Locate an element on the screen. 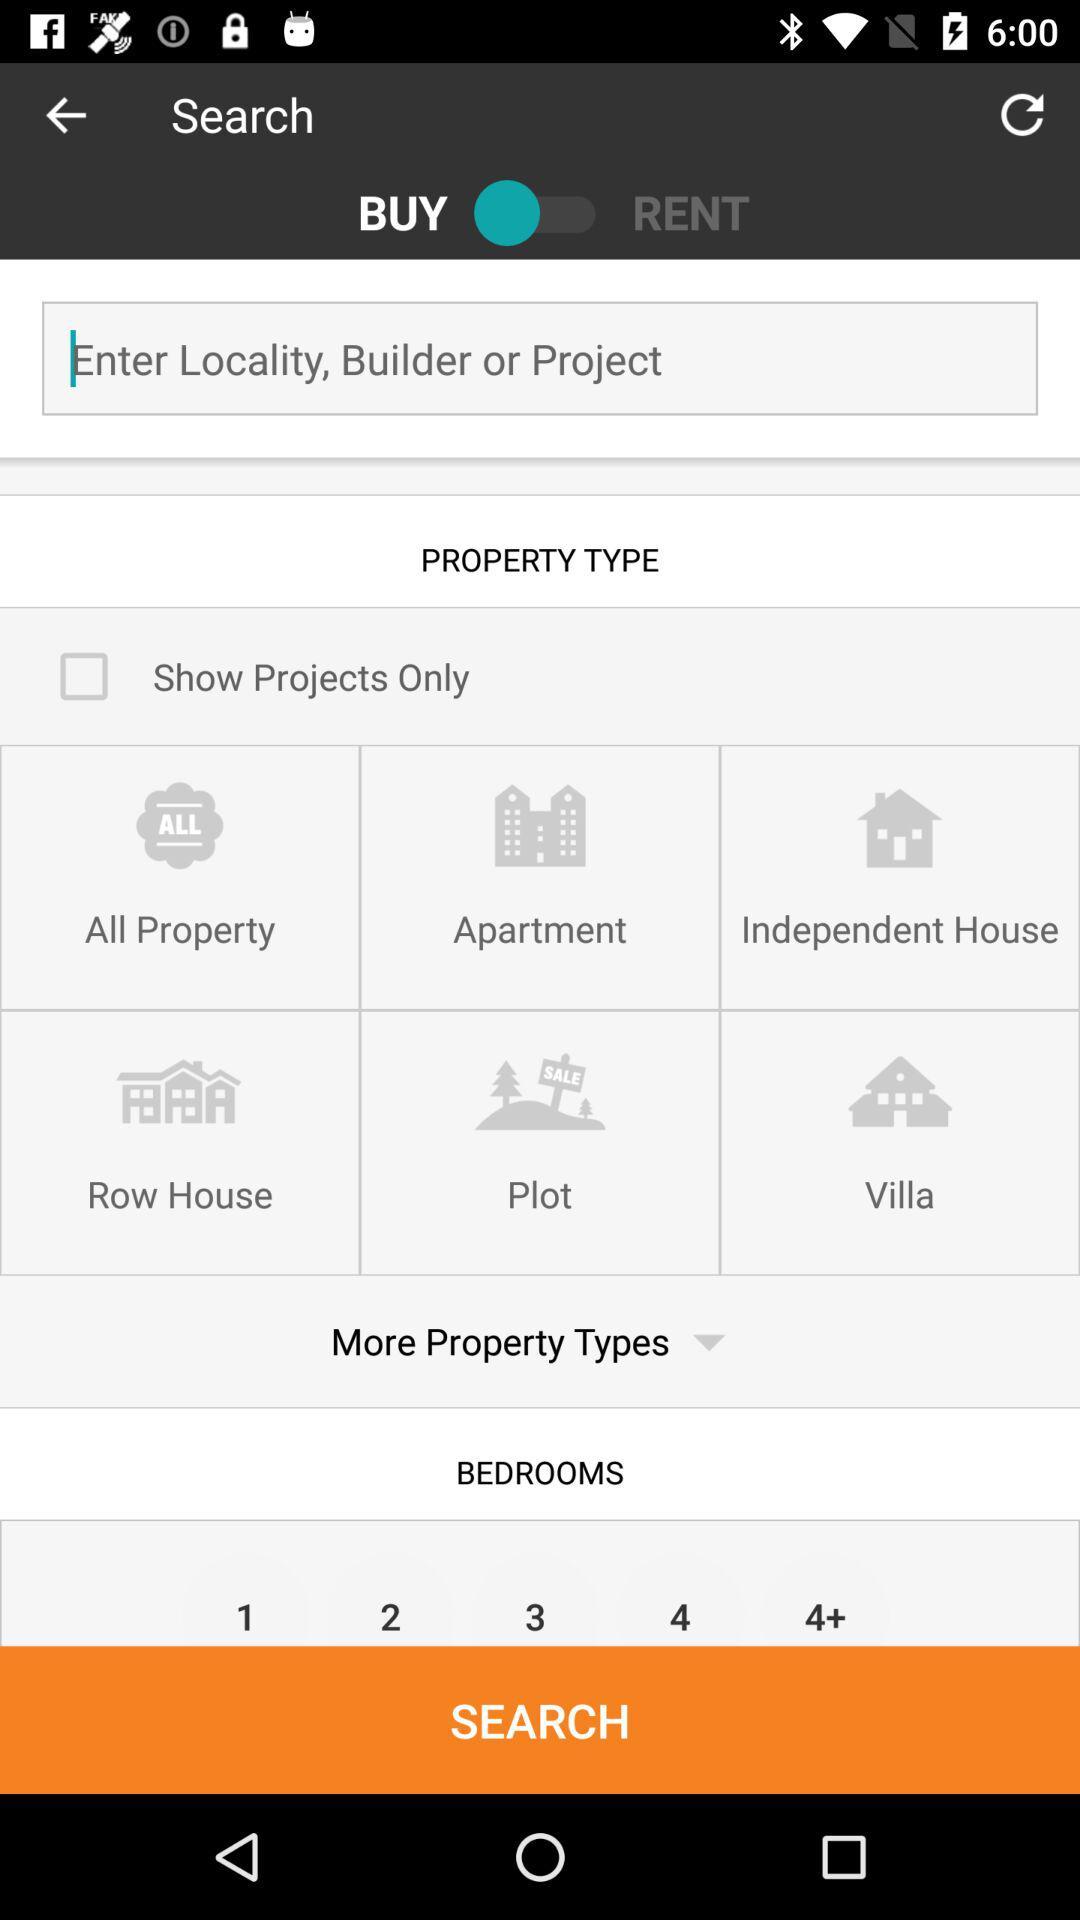  item below bedrooms item is located at coordinates (534, 1597).